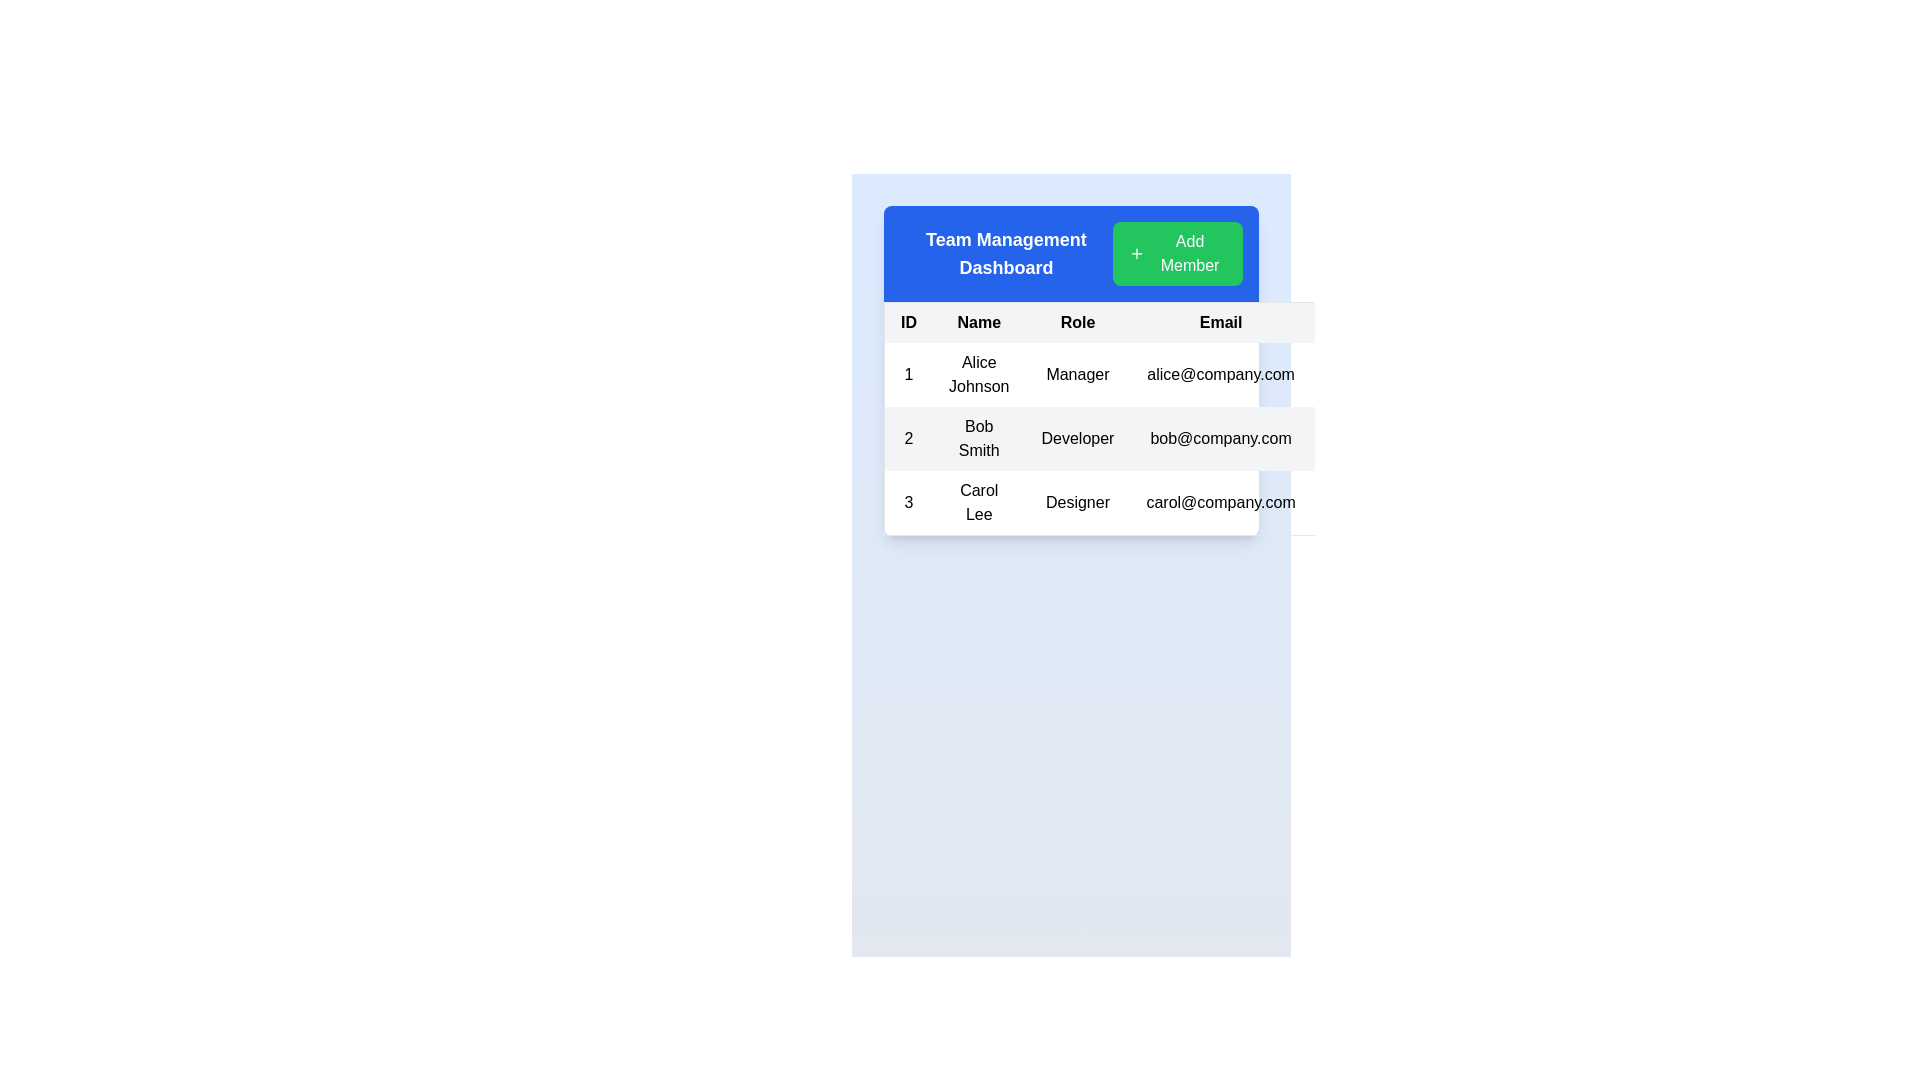 This screenshot has width=1920, height=1080. Describe the element at coordinates (1137, 253) in the screenshot. I see `the '+' icon within the 'Add Member' button located at the top-right corner of the Team Management Dashboard` at that location.